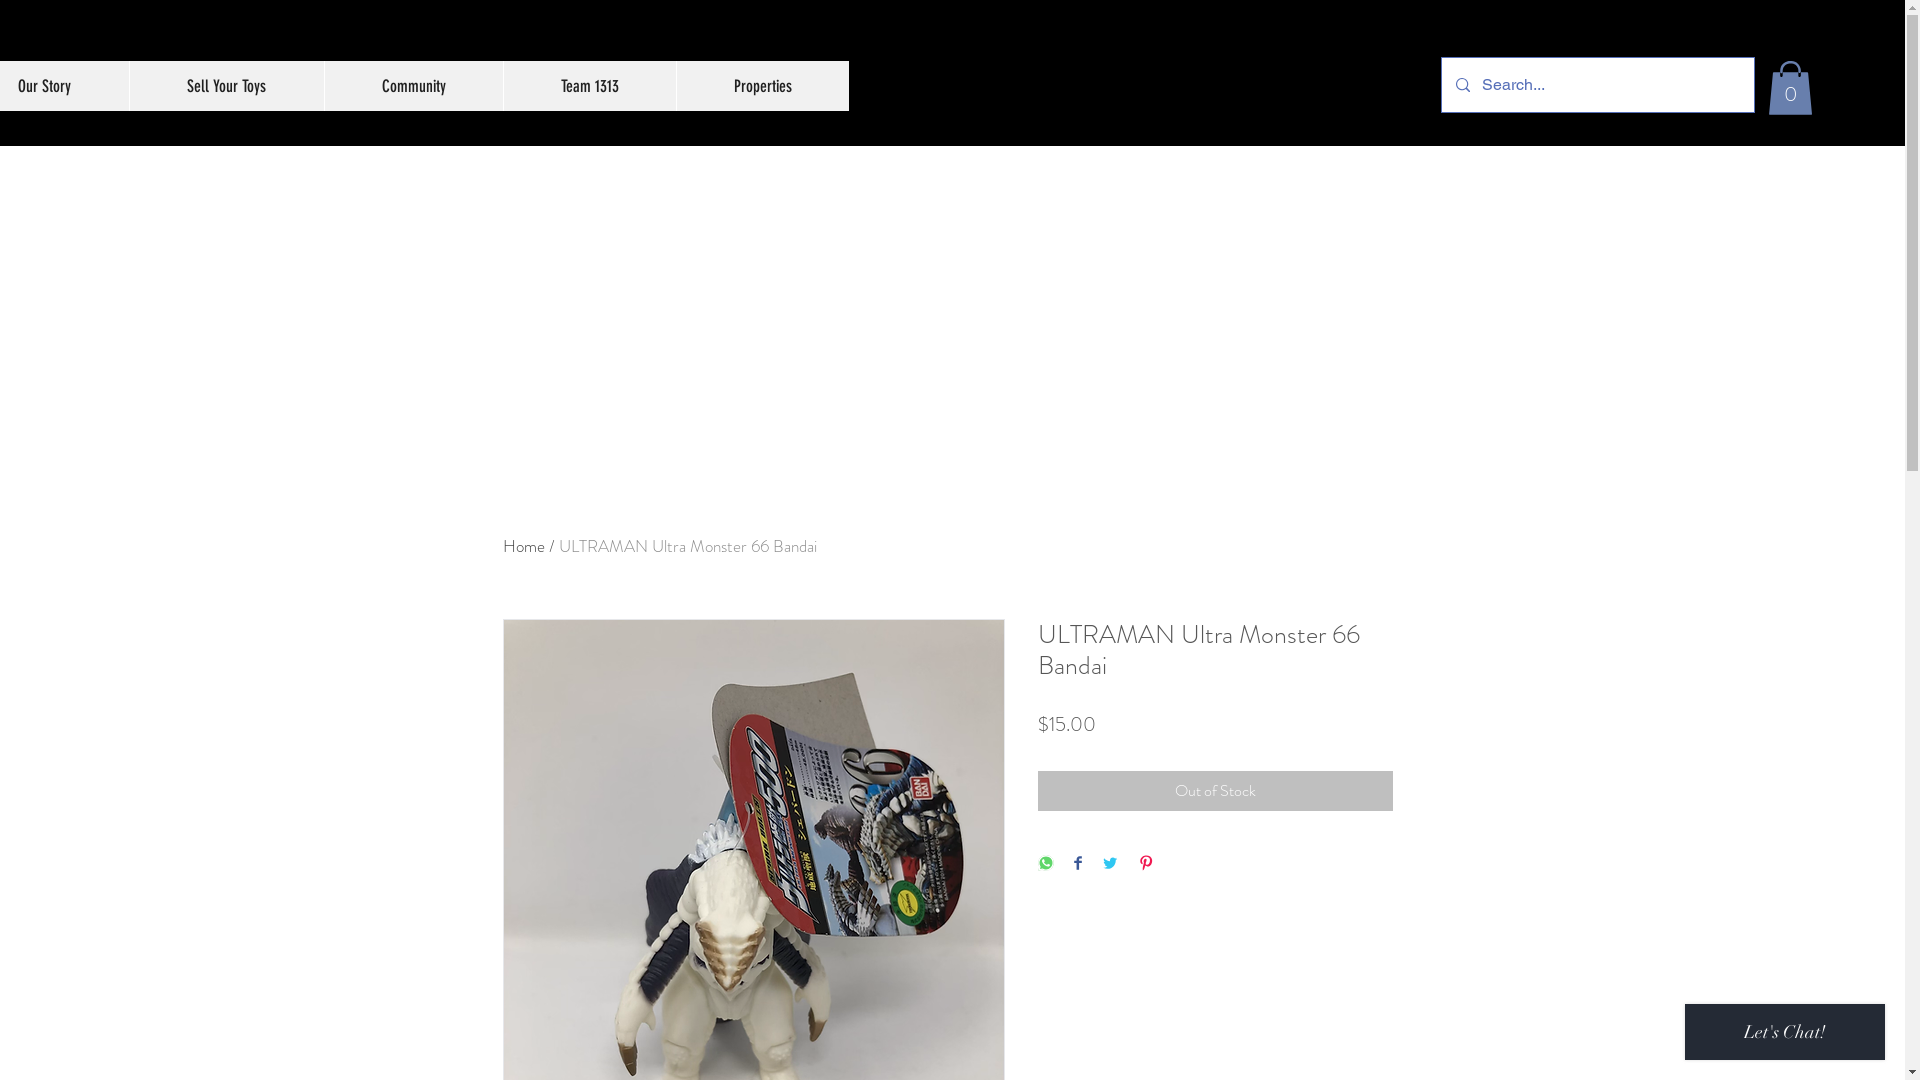  What do you see at coordinates (1790, 87) in the screenshot?
I see `'0'` at bounding box center [1790, 87].